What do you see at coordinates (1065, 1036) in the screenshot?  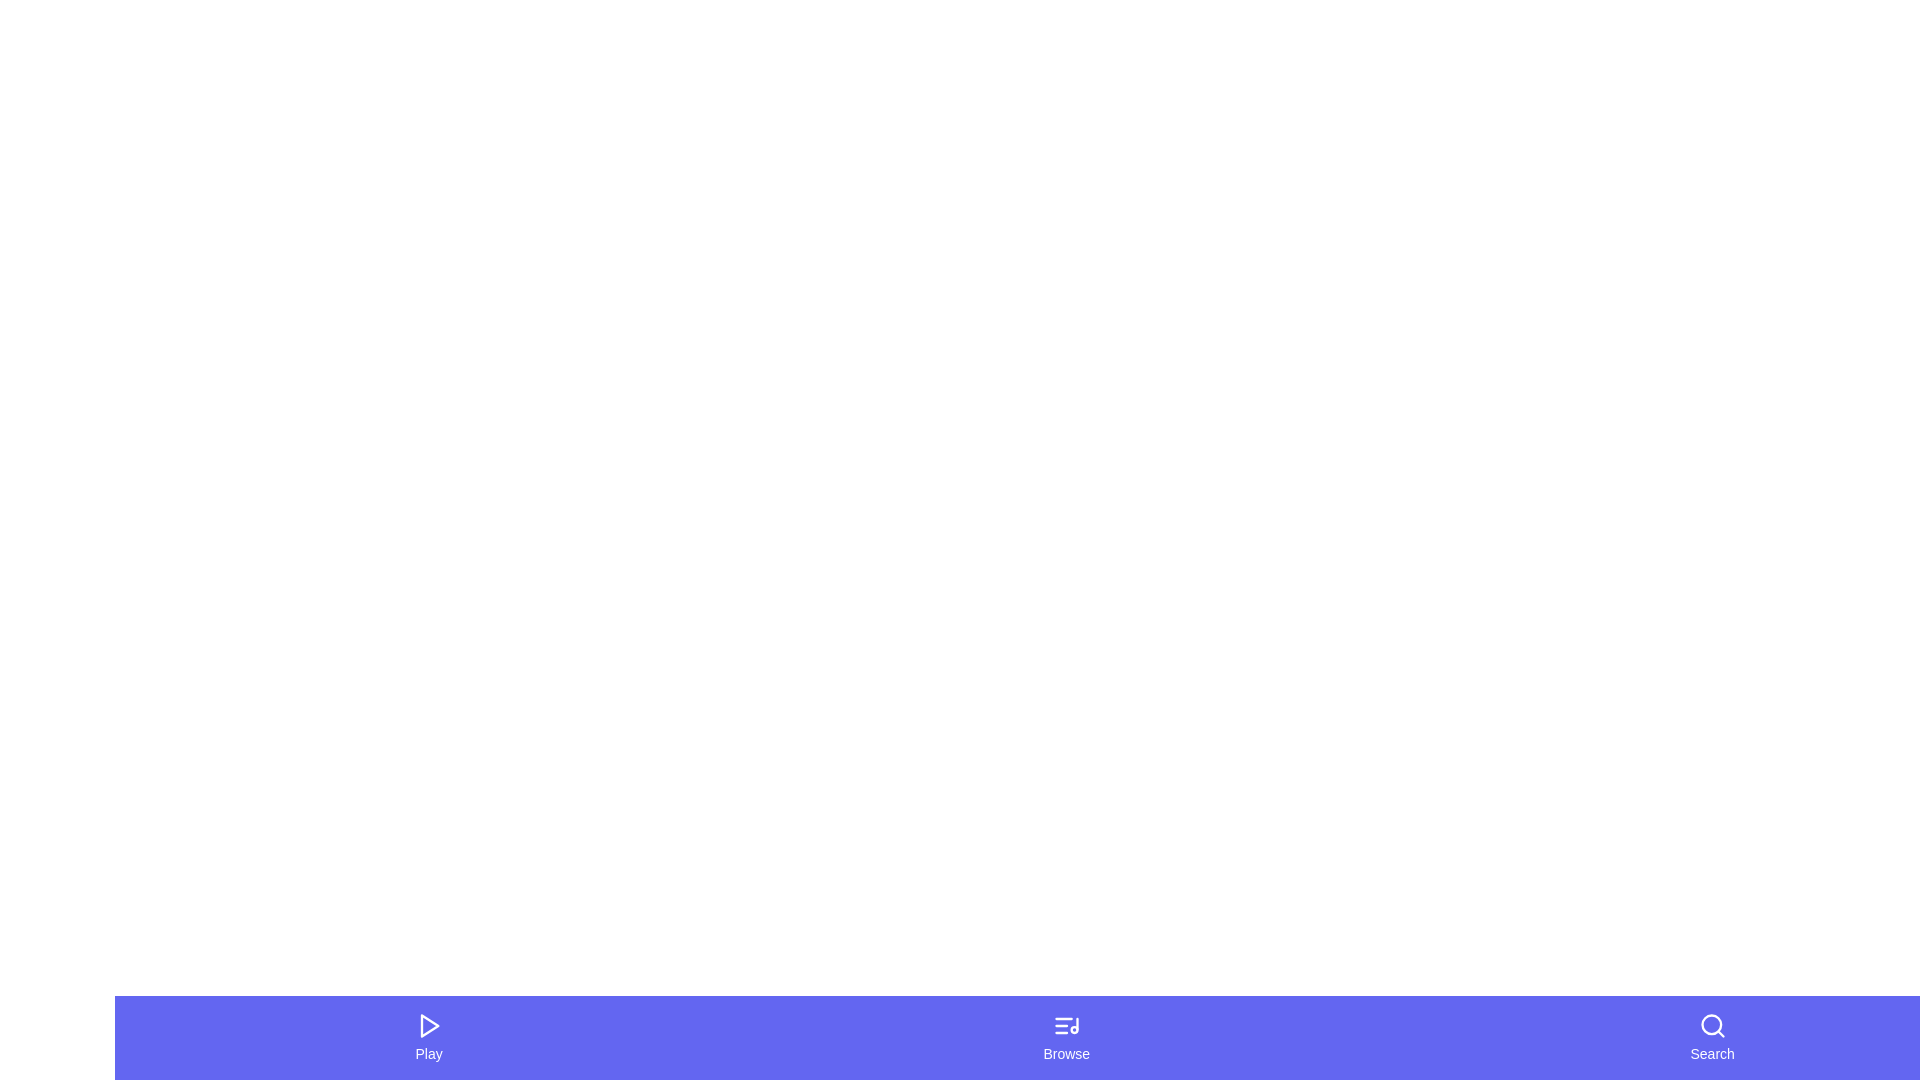 I see `the Browse button in the bottom navigation bar` at bounding box center [1065, 1036].